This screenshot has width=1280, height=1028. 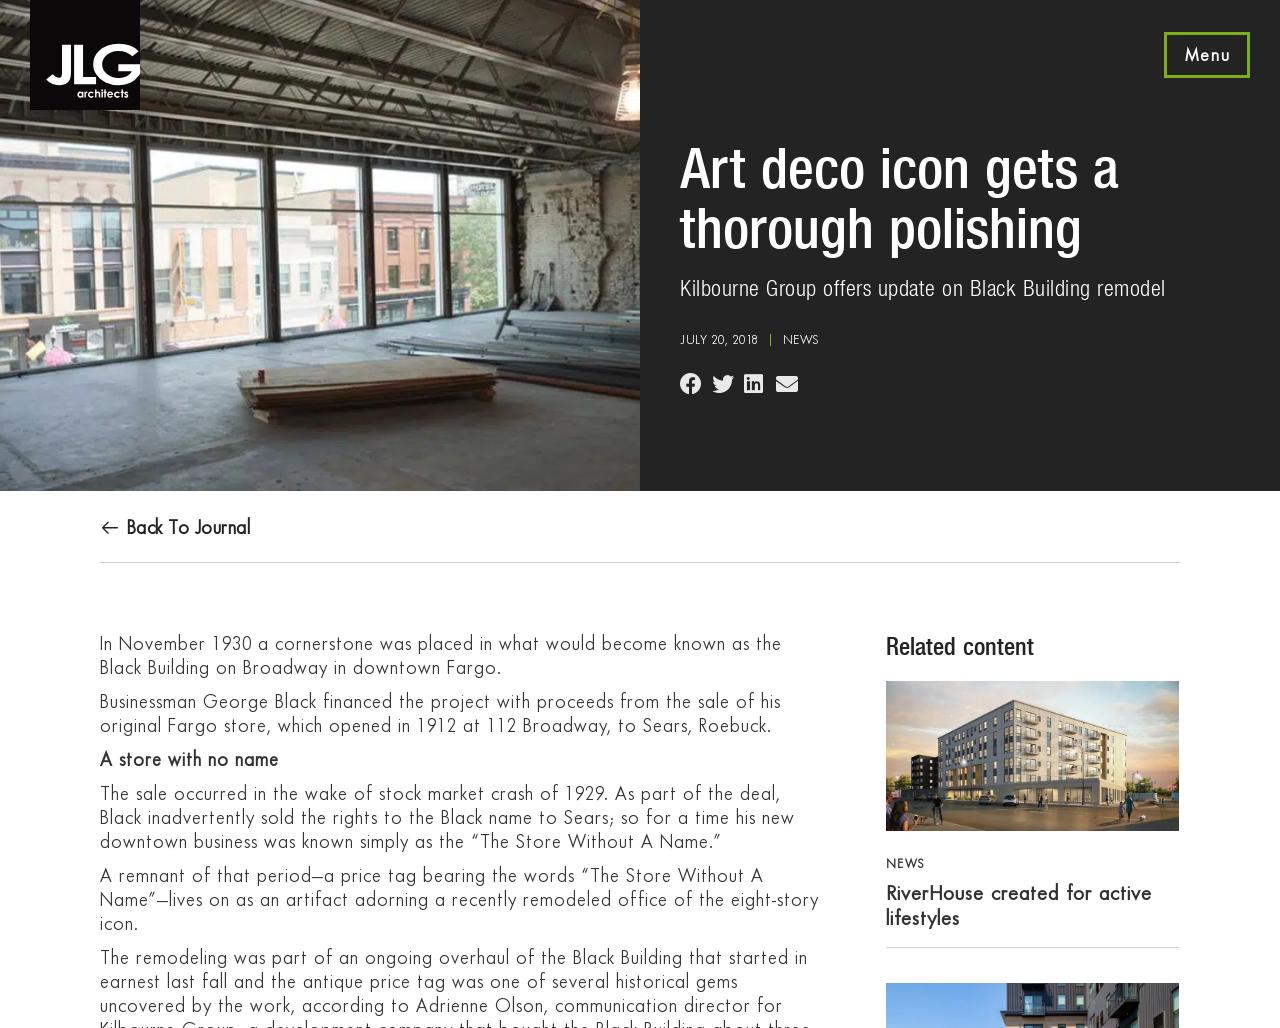 What do you see at coordinates (921, 288) in the screenshot?
I see `'Kilbourne Group offers update on Black Building remodel'` at bounding box center [921, 288].